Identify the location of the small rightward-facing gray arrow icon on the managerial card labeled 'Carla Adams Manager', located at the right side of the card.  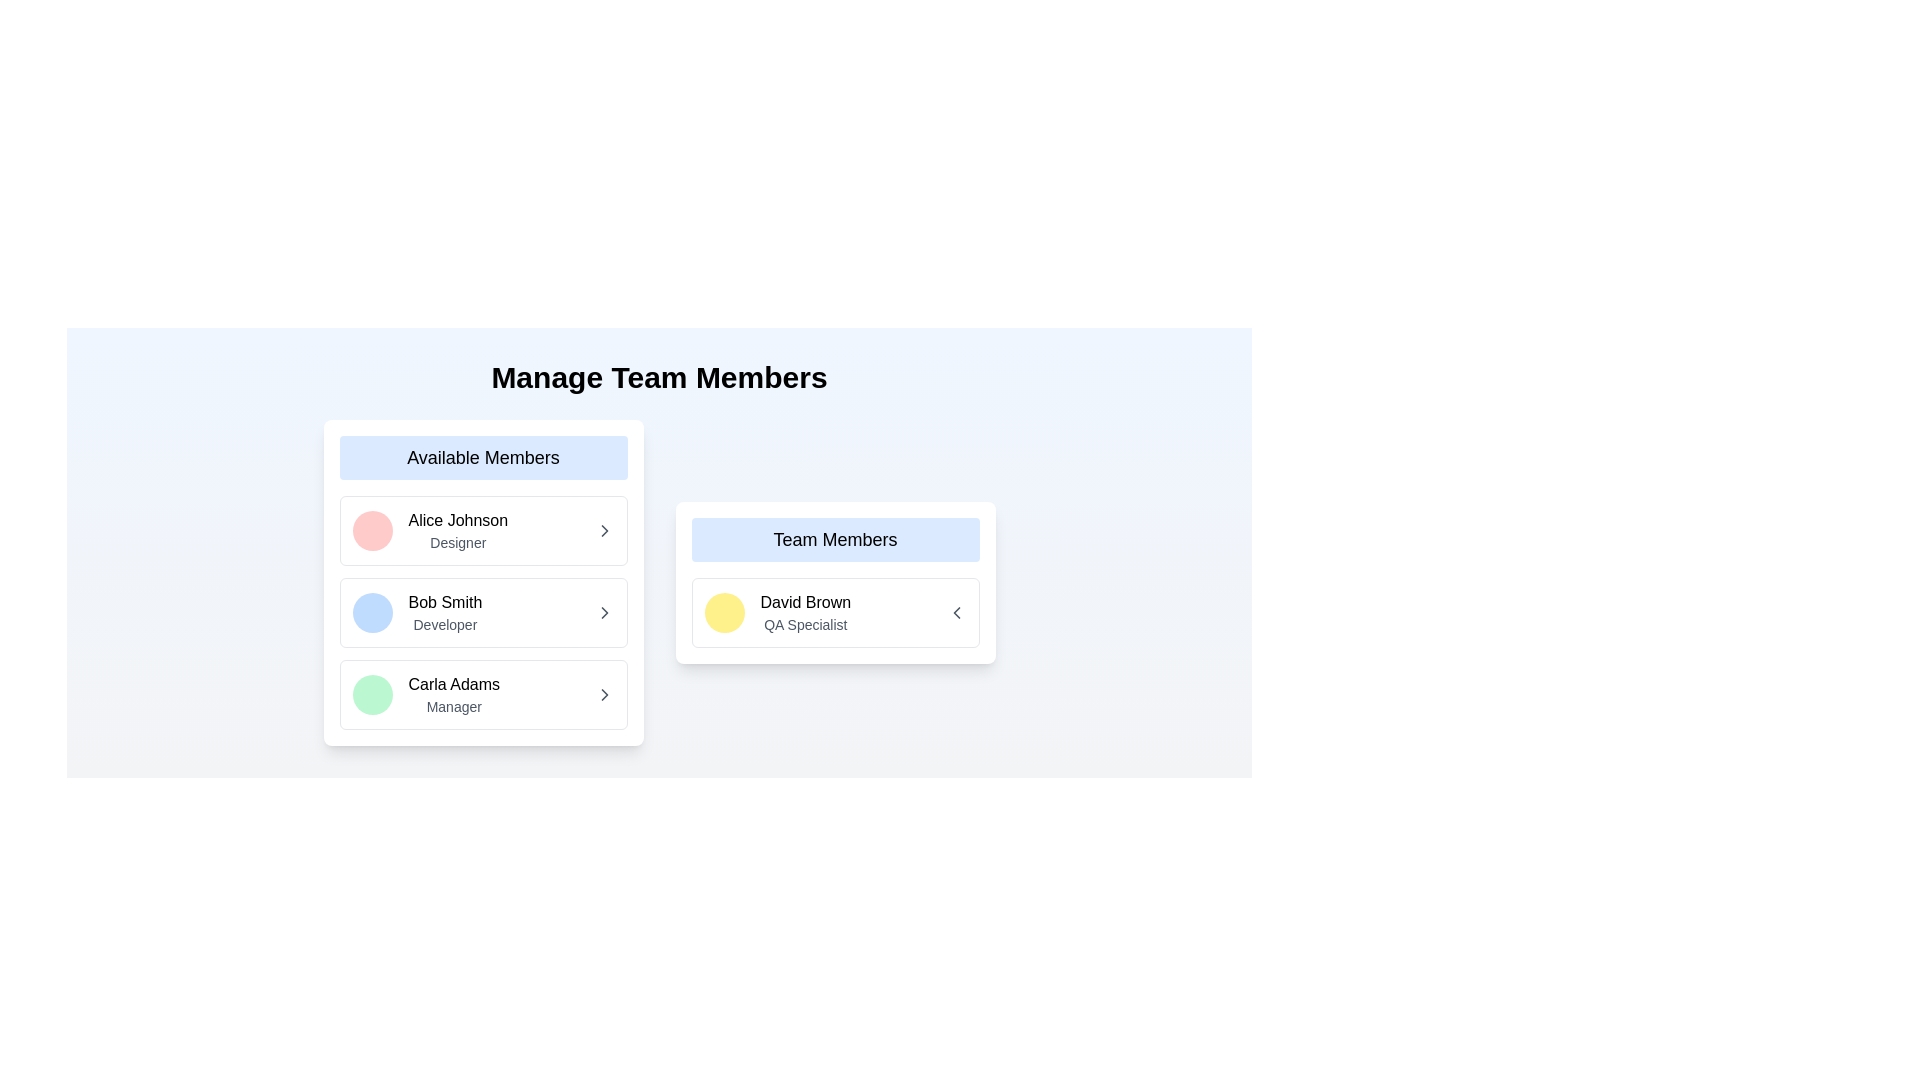
(603, 693).